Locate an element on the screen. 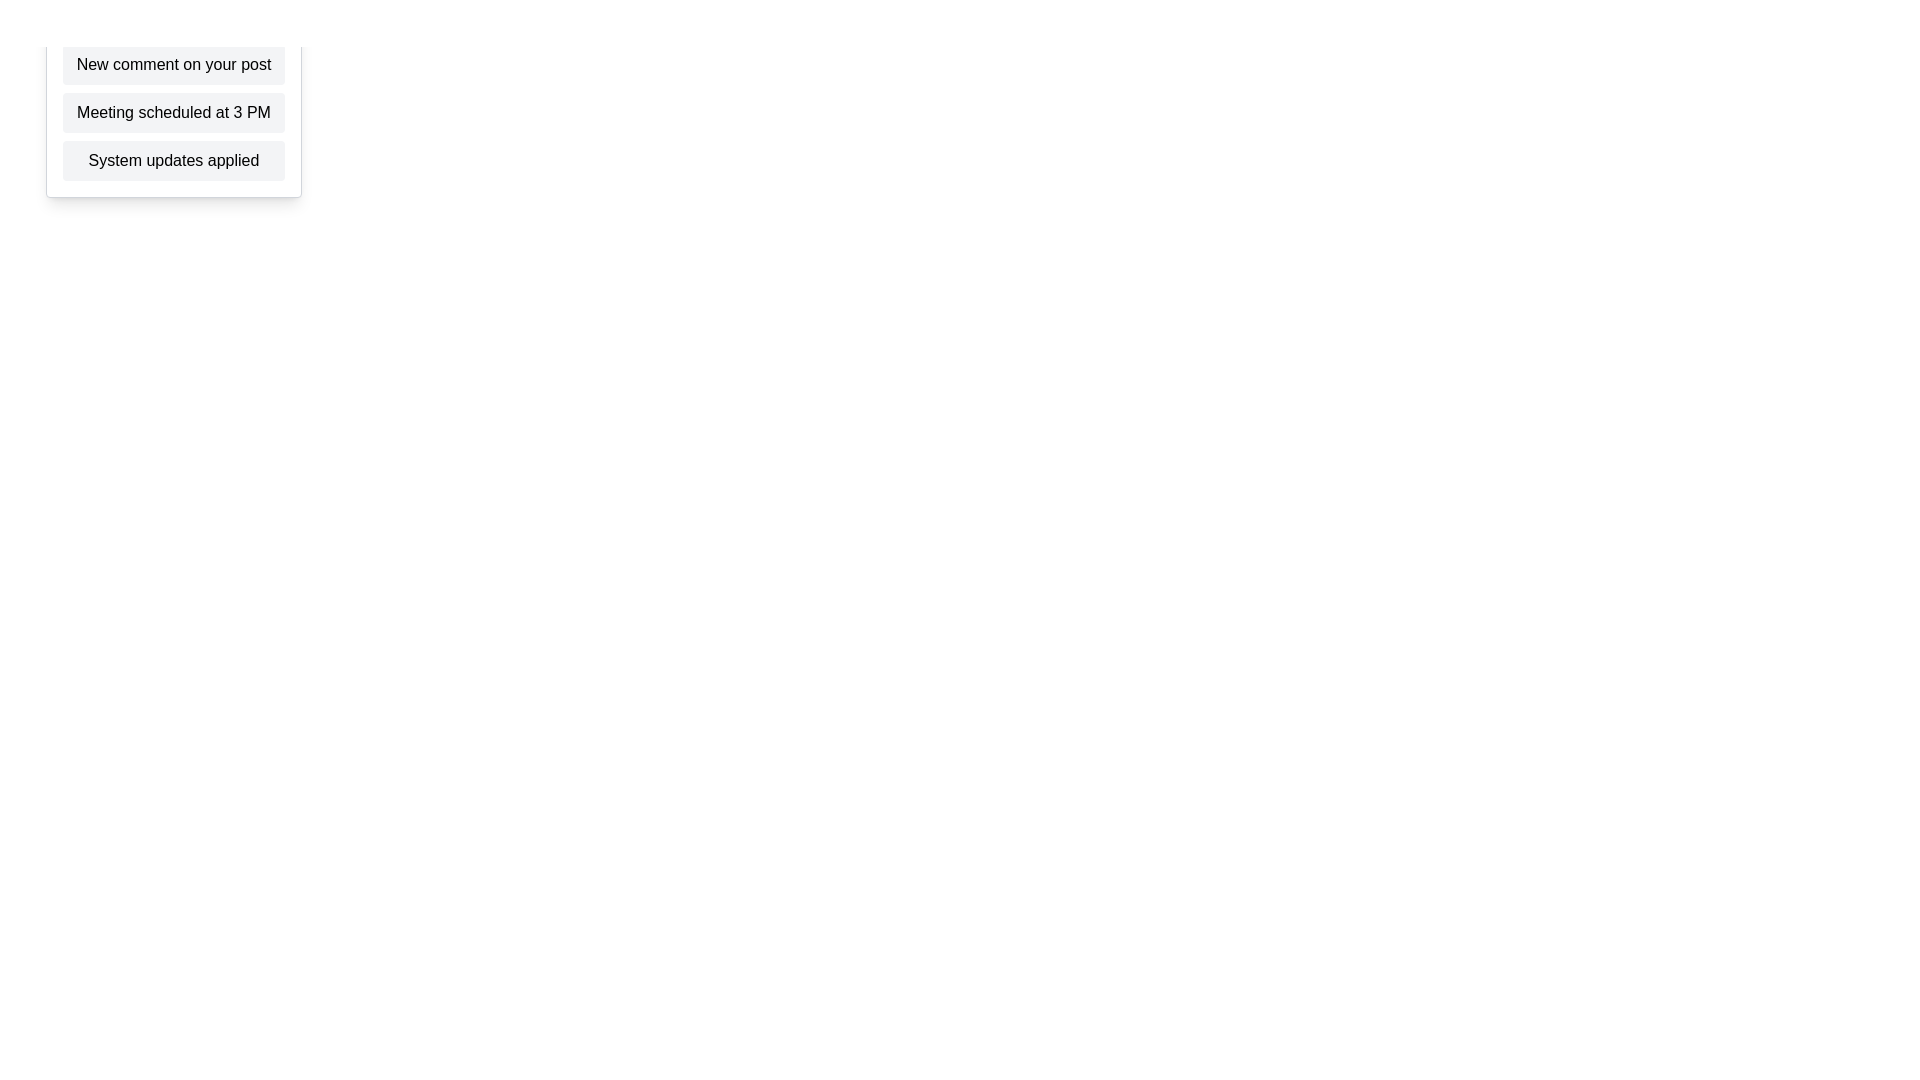  the text display box that shows the message 'Meeting scheduled at 3 PM', located between 'New comment on your post' and 'System updates applied' is located at coordinates (173, 112).